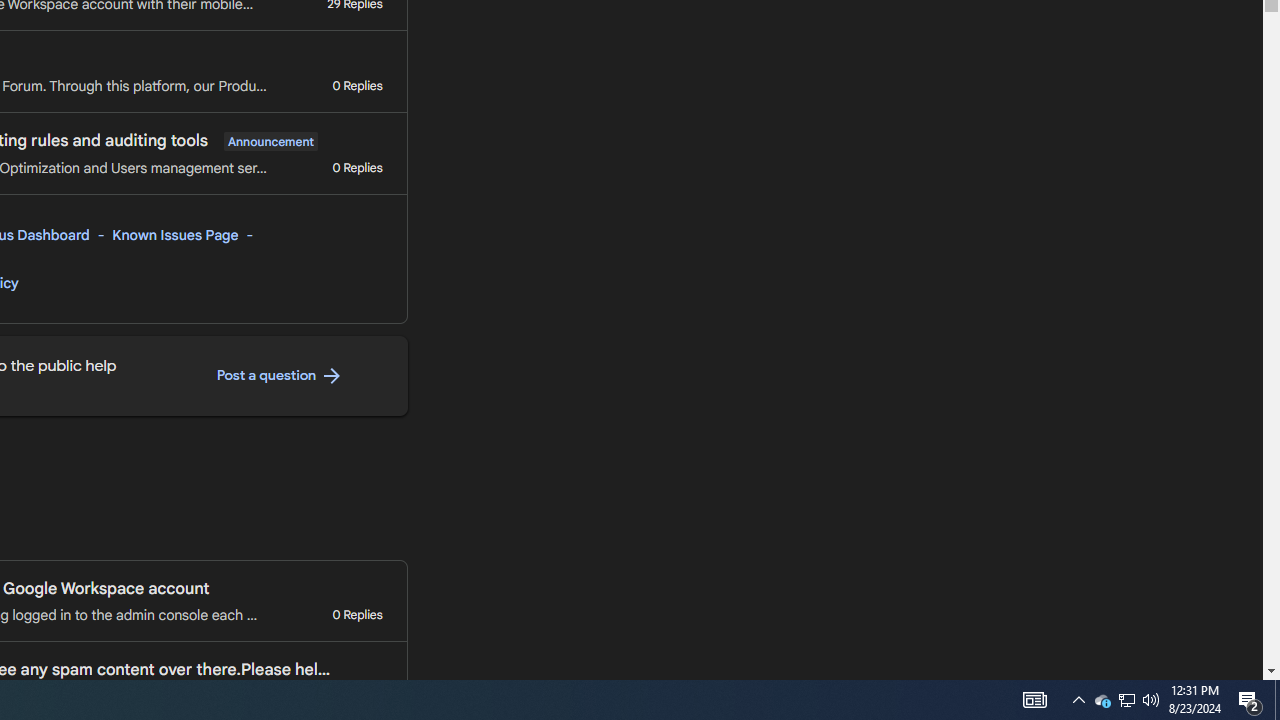 The width and height of the screenshot is (1280, 720). Describe the element at coordinates (176, 234) in the screenshot. I see `'Known Issues Page'` at that location.